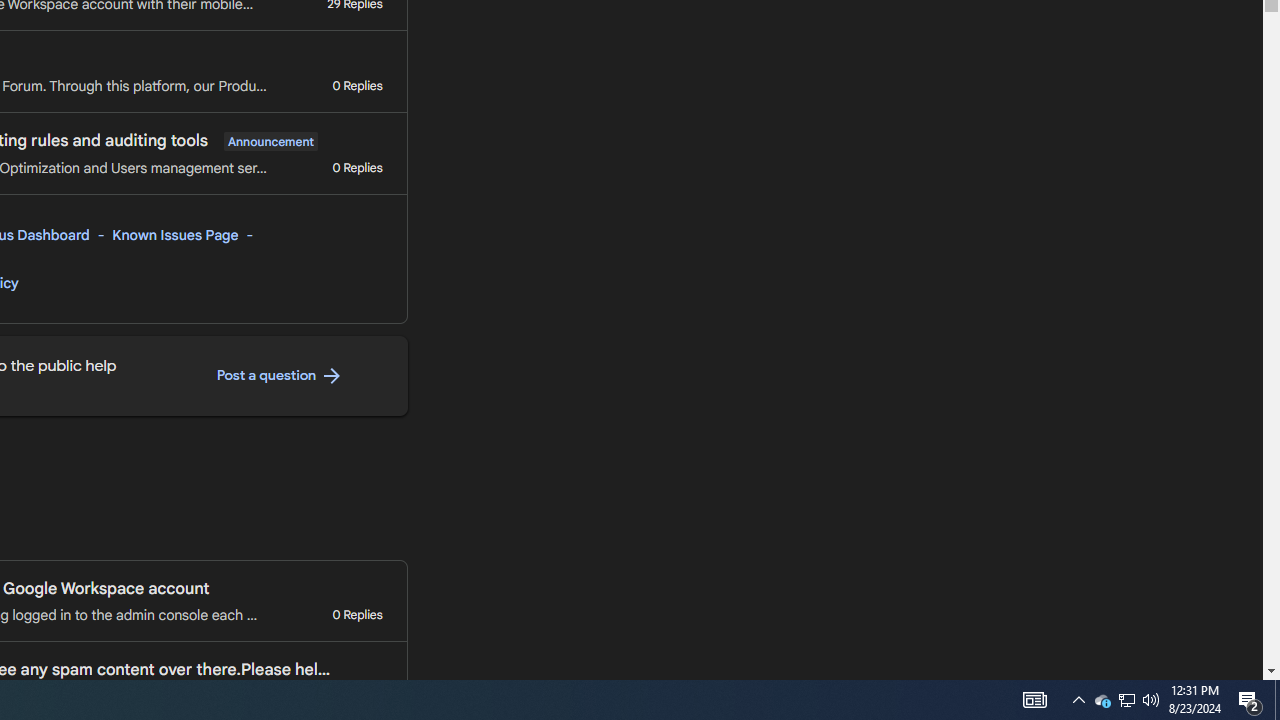 The width and height of the screenshot is (1280, 720). Describe the element at coordinates (176, 234) in the screenshot. I see `'Known Issues Page'` at that location.